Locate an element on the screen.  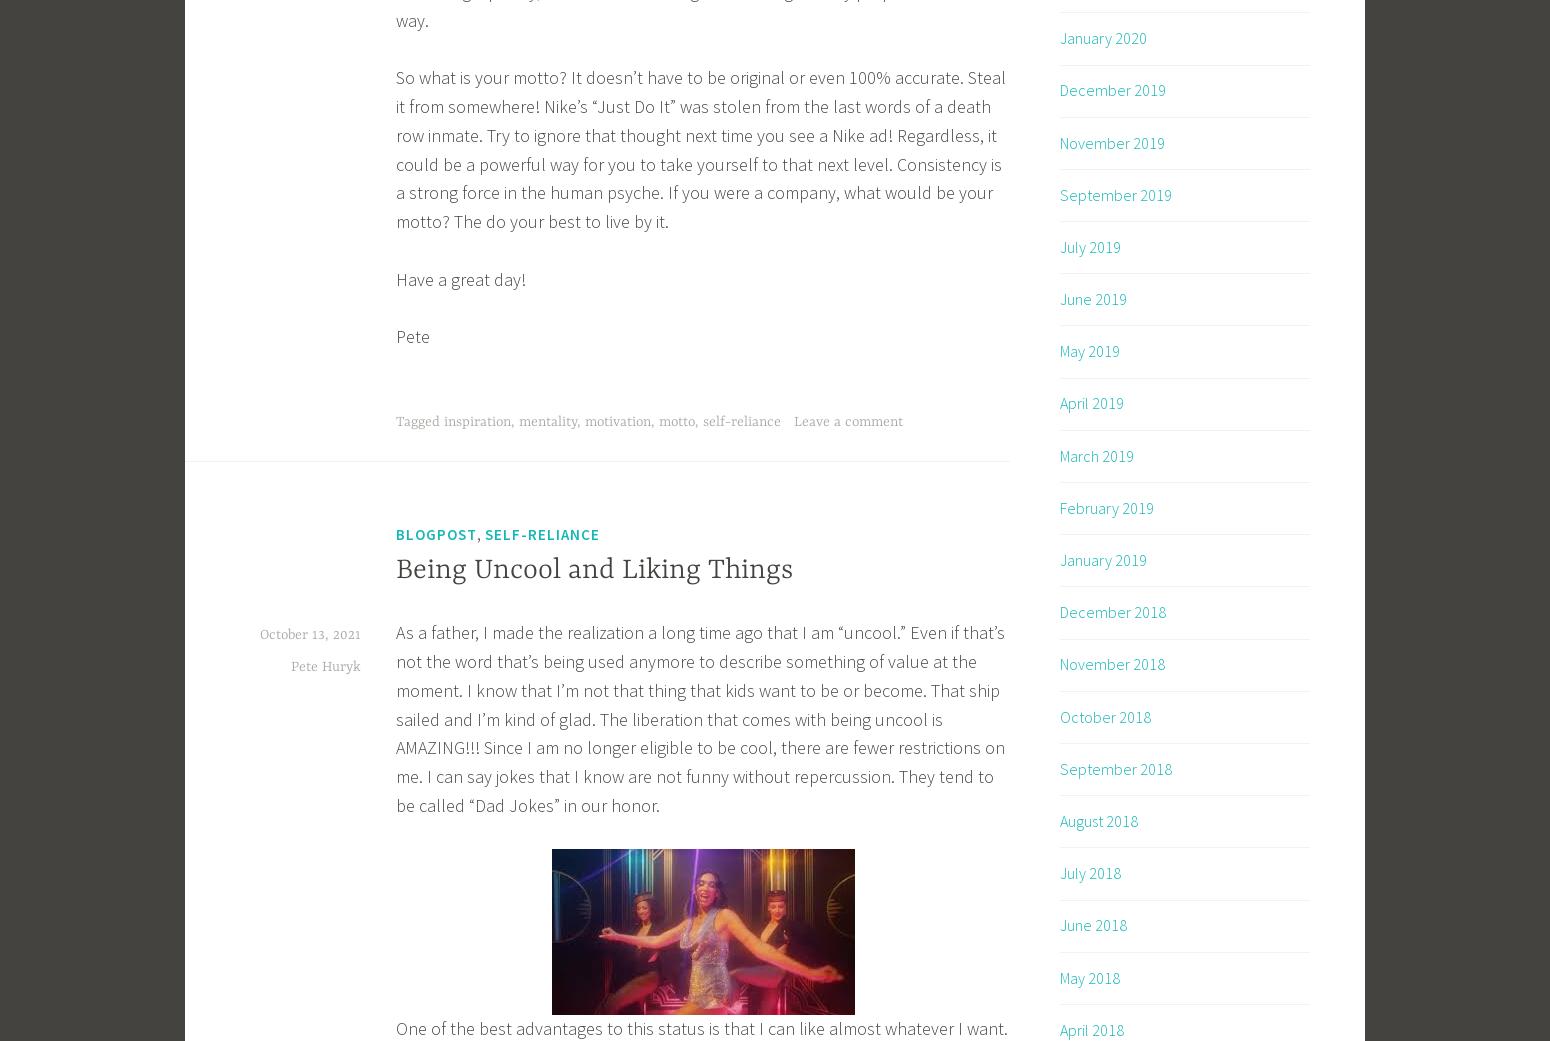
'August 2018' is located at coordinates (1097, 819).